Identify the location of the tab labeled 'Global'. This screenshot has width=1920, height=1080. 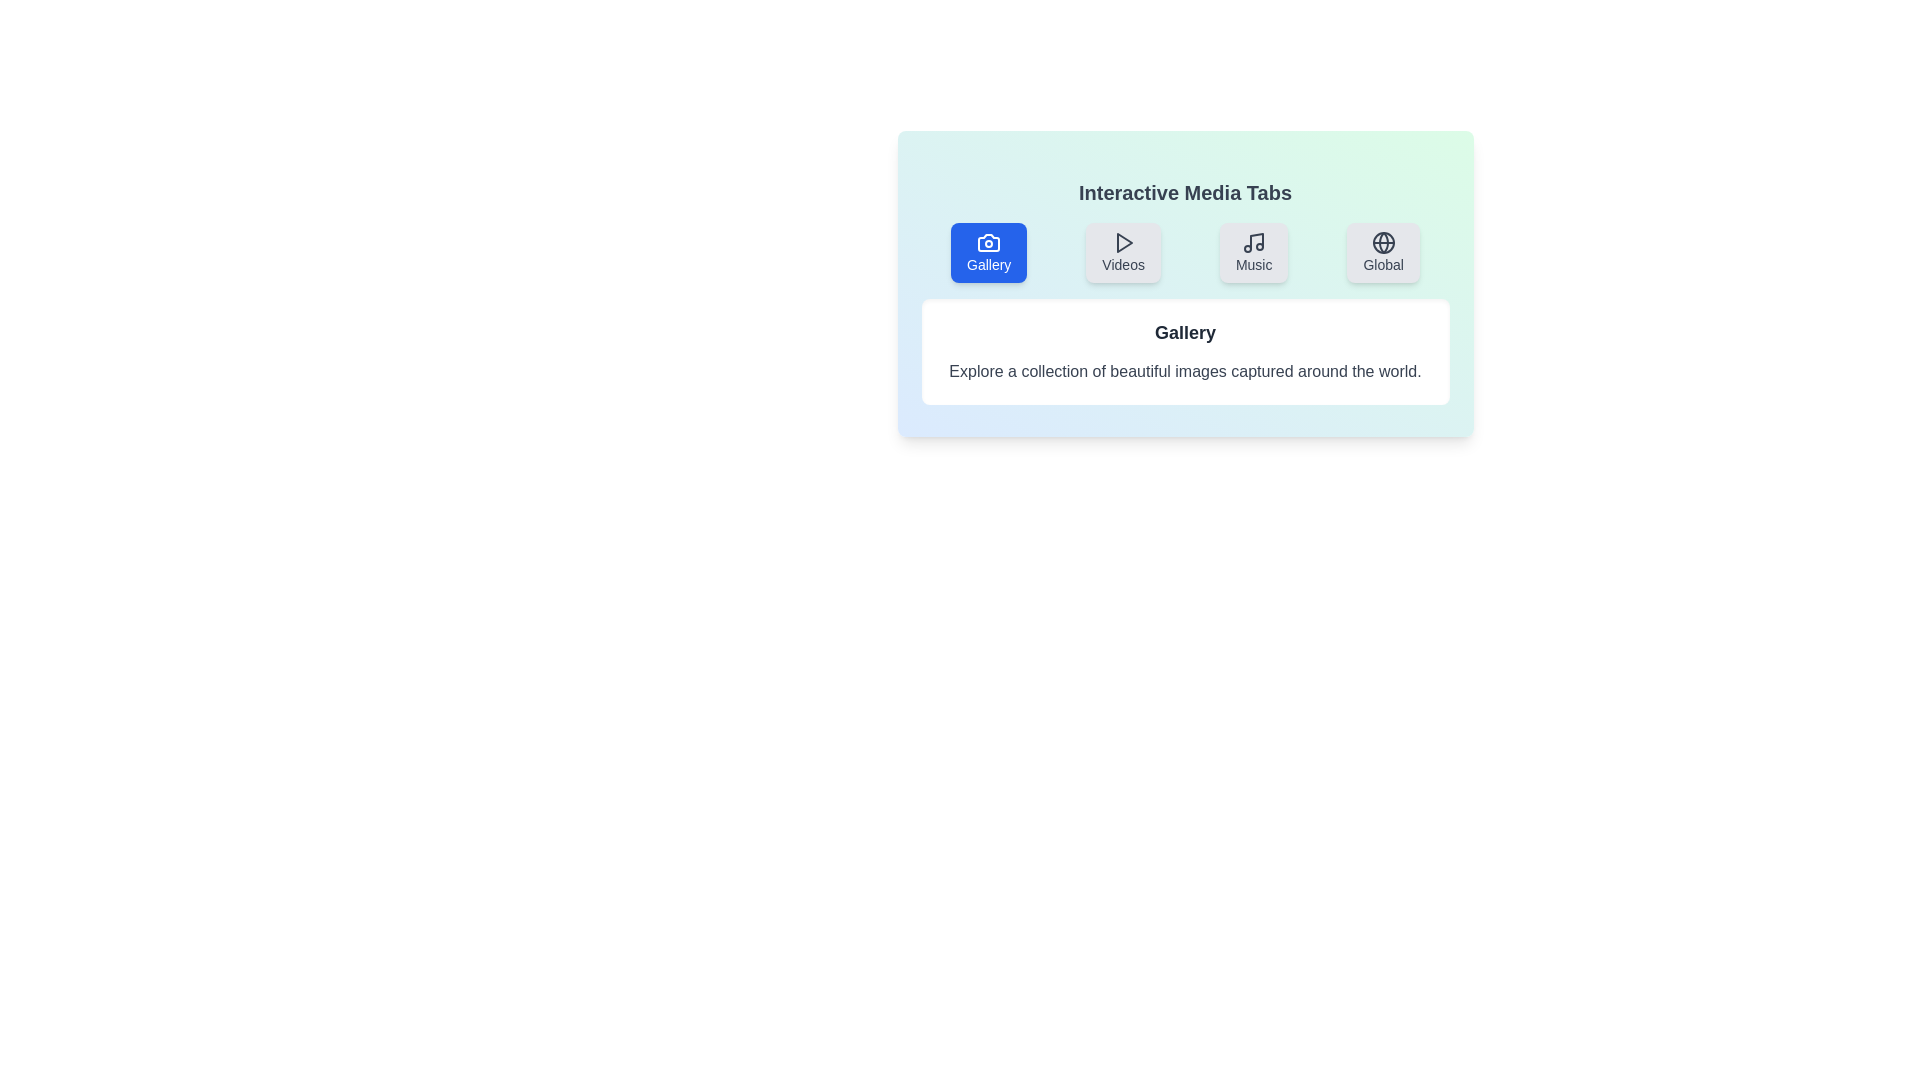
(1382, 252).